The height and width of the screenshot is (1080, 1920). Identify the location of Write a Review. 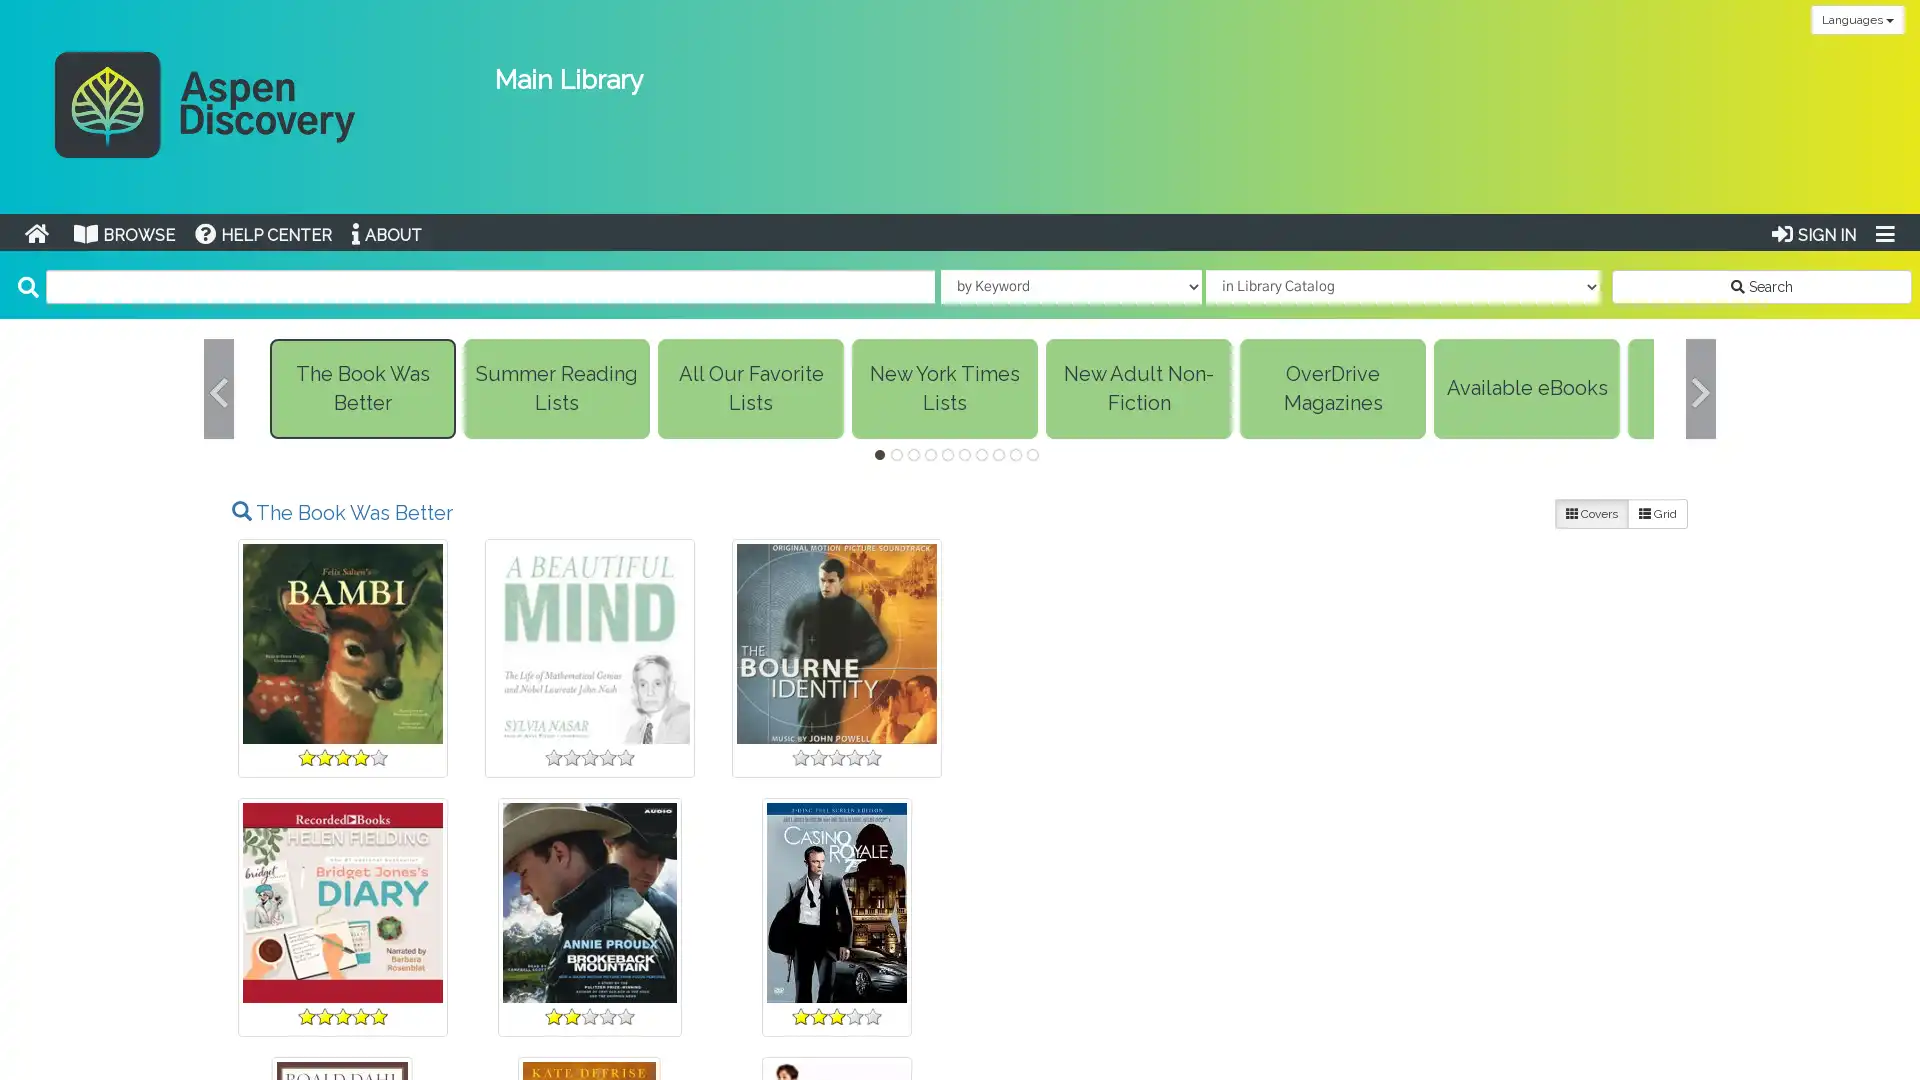
(341, 759).